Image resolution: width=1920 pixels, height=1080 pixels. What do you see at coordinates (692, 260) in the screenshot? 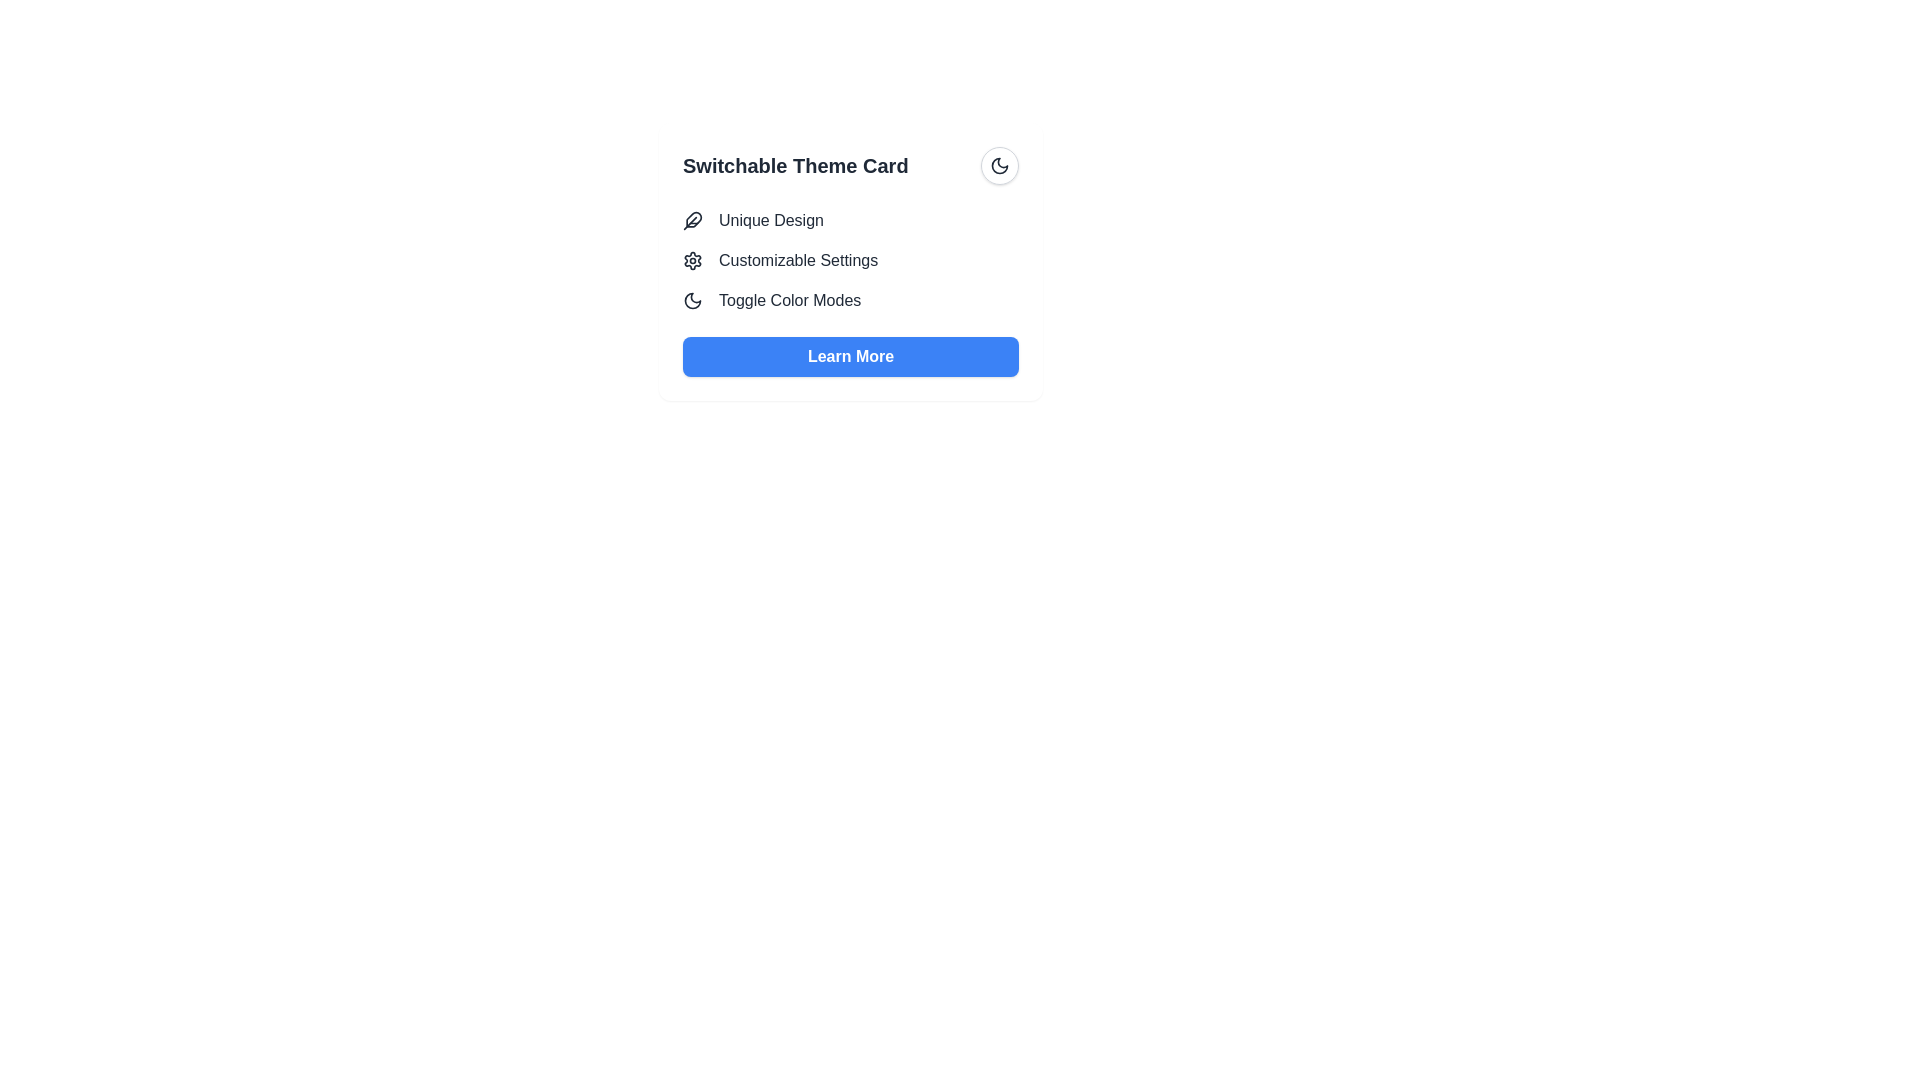
I see `the small gear icon that represents customizable settings, located to the left of the text 'Customizable Settings.'` at bounding box center [692, 260].